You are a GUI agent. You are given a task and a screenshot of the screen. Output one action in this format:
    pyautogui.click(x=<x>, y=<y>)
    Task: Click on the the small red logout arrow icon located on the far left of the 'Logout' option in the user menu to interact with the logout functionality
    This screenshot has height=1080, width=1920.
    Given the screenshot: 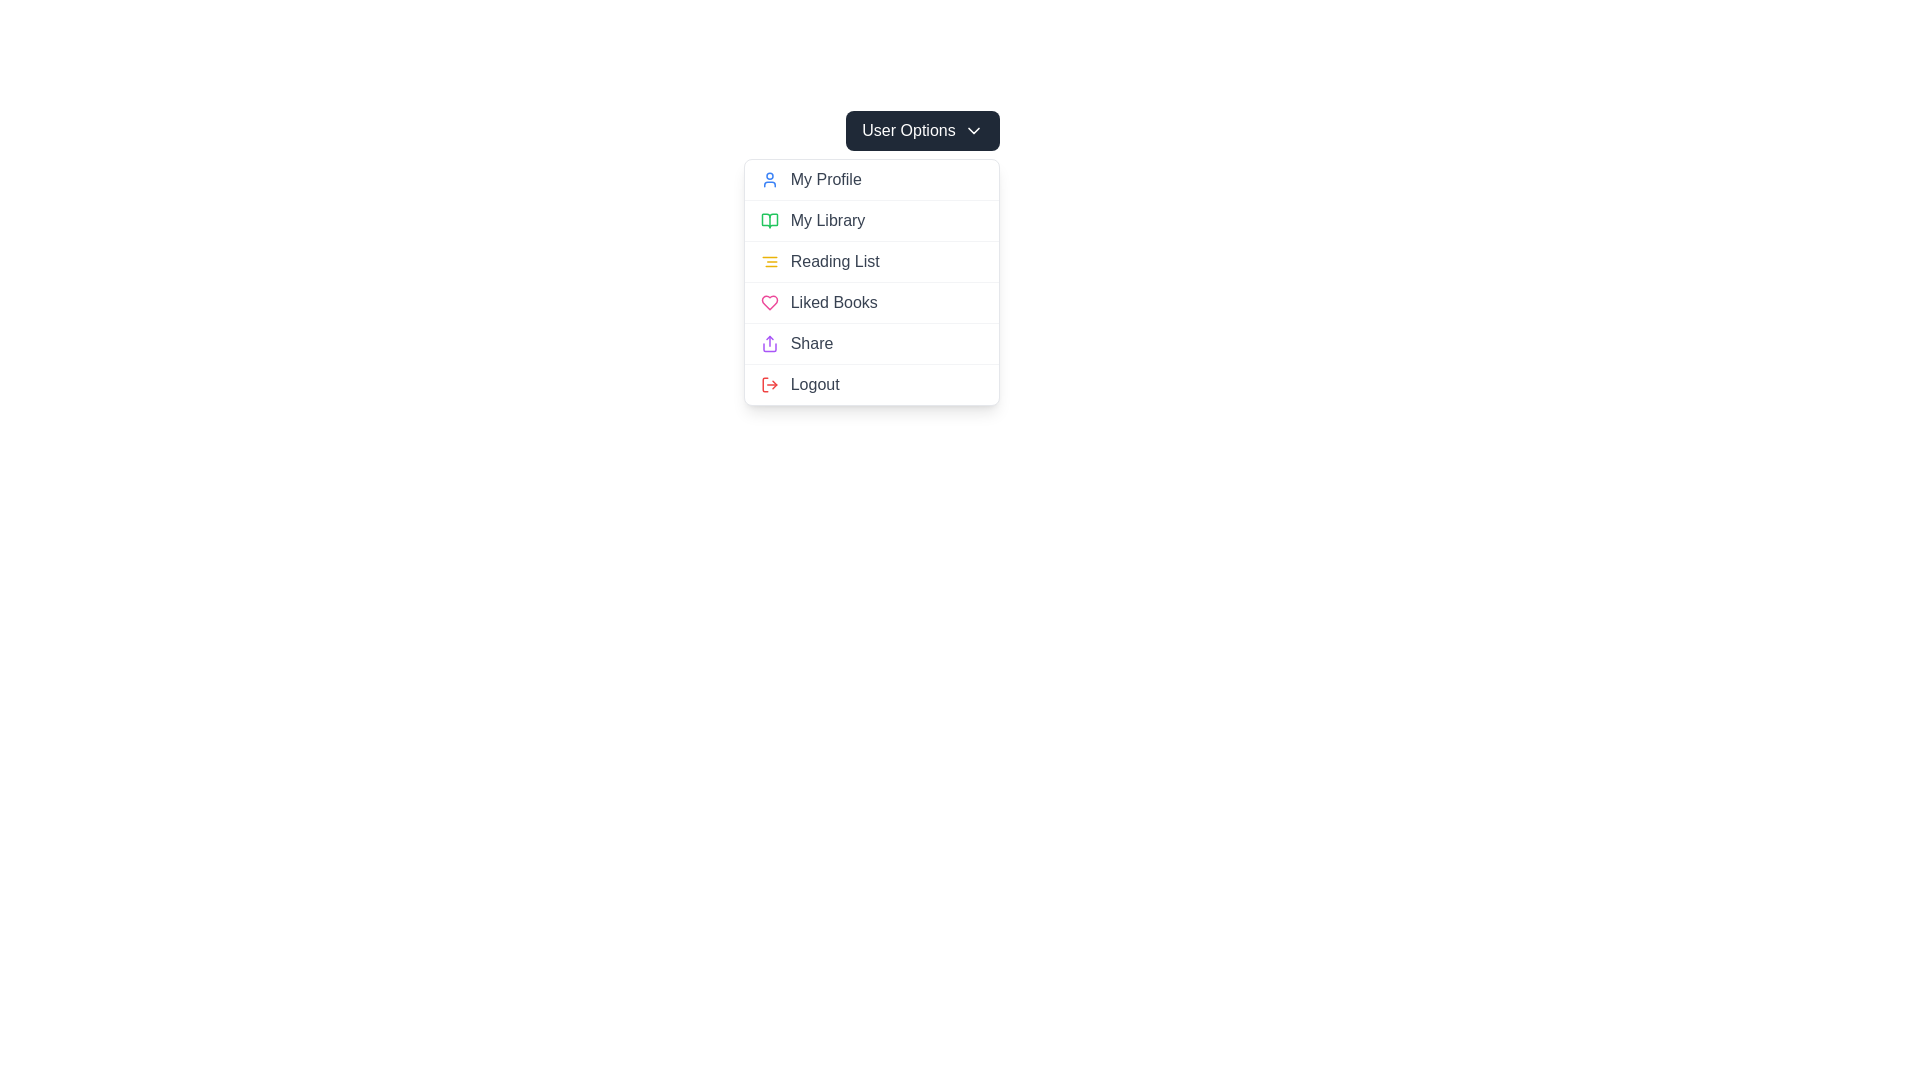 What is the action you would take?
    pyautogui.click(x=768, y=385)
    